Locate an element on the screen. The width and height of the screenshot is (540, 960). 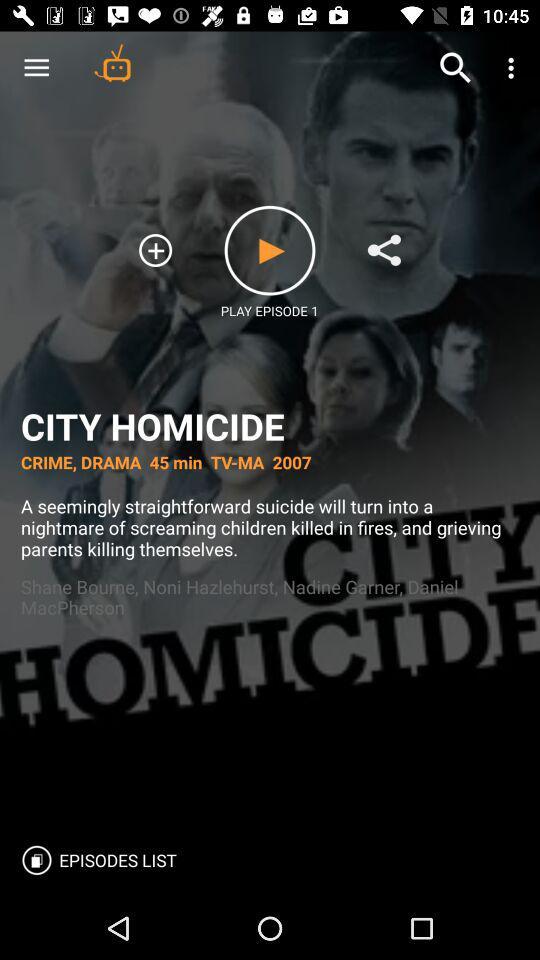
condivide the link is located at coordinates (384, 249).